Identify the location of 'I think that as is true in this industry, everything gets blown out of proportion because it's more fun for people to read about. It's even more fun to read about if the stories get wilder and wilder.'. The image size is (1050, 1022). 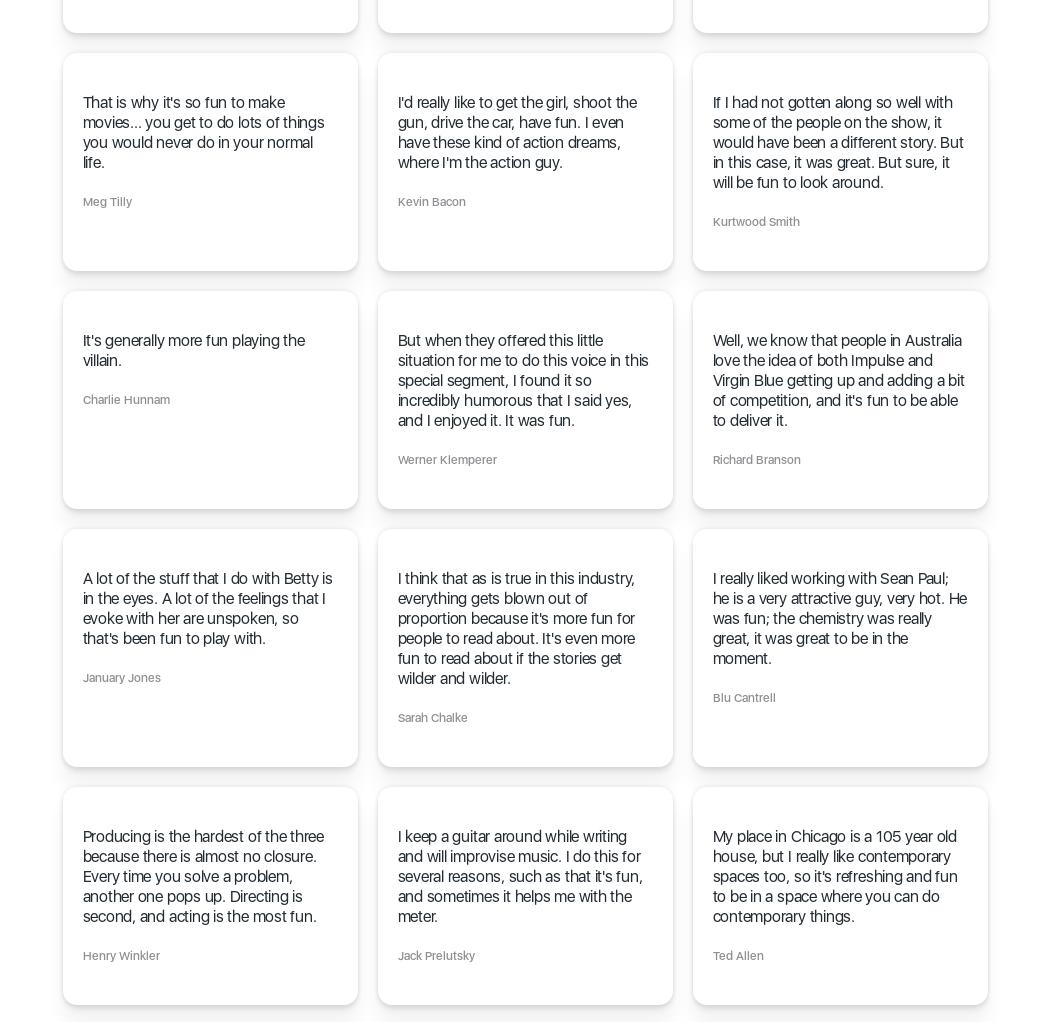
(514, 628).